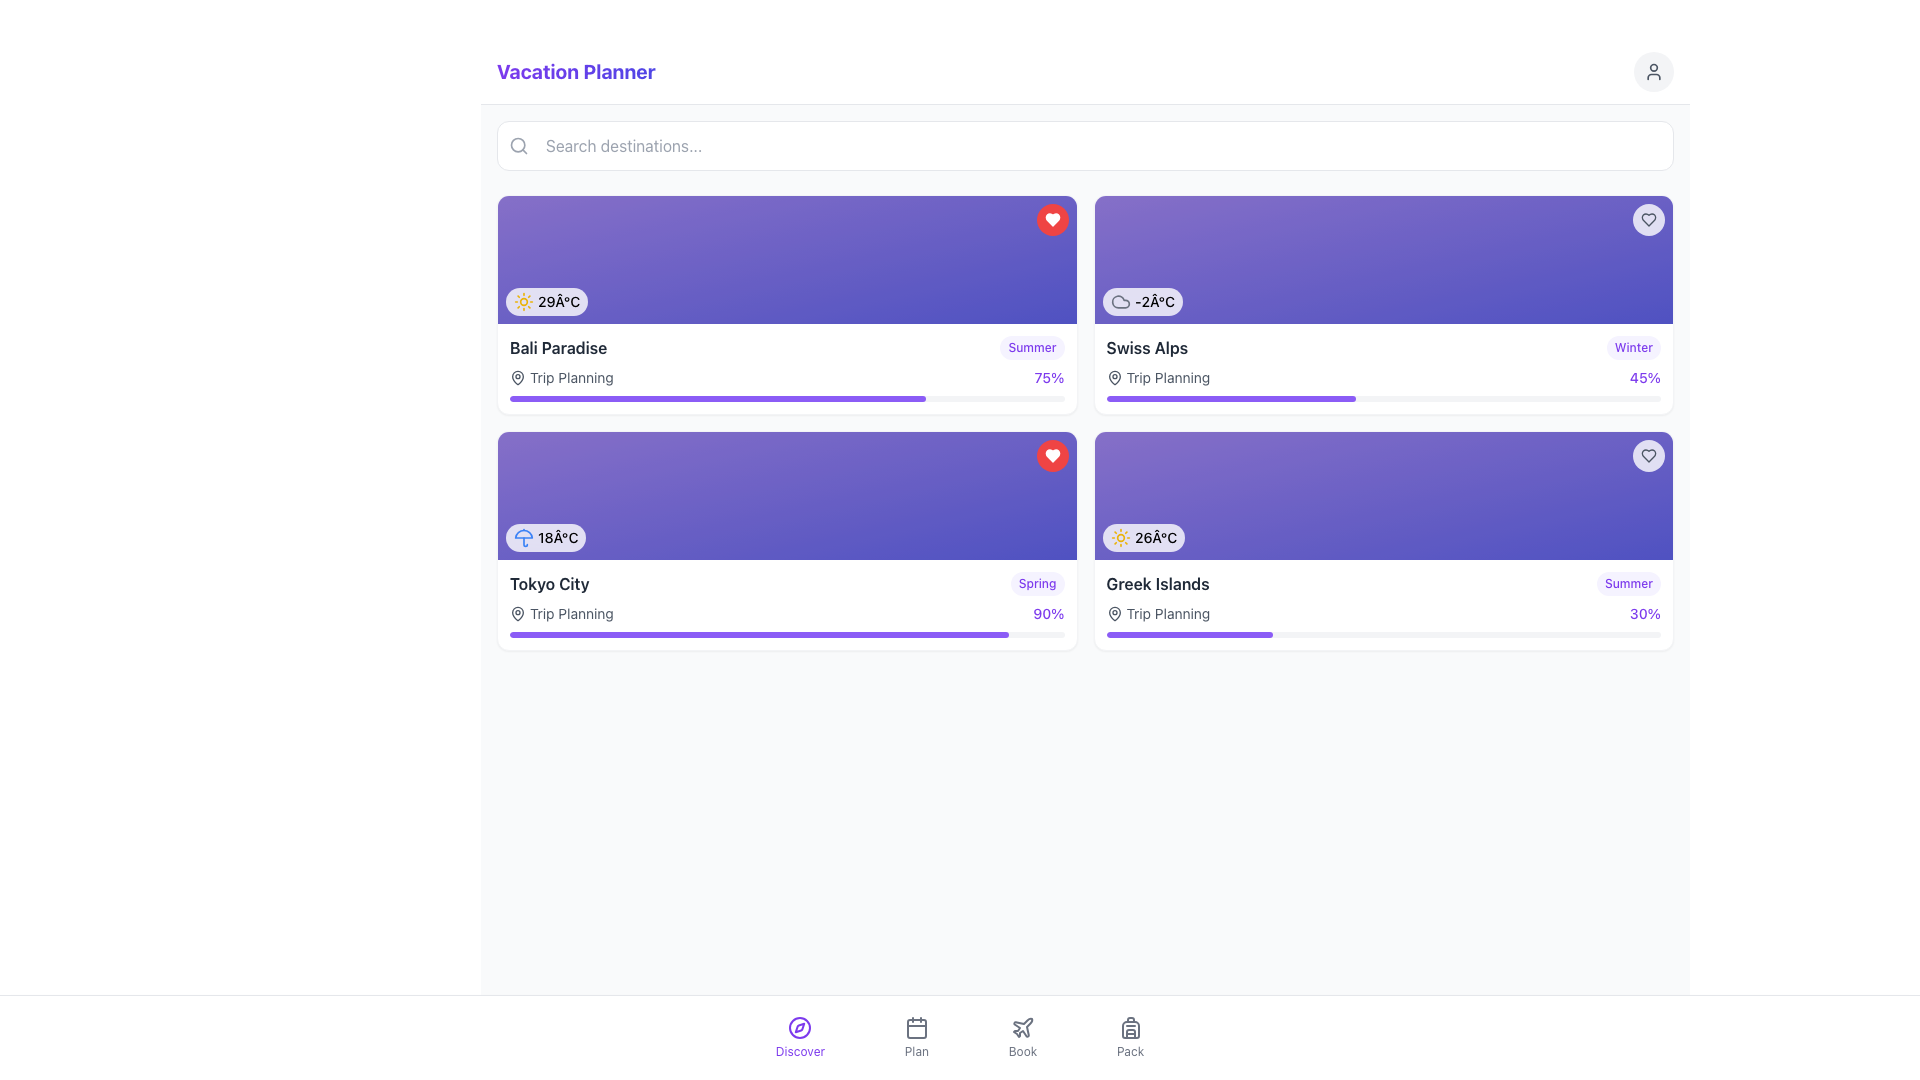 Image resolution: width=1920 pixels, height=1080 pixels. I want to click on the progress bar for planning status on the Informational card about Tokyo City, which is located in the bottom-left position of a 2x2 card grid layout, so click(786, 540).